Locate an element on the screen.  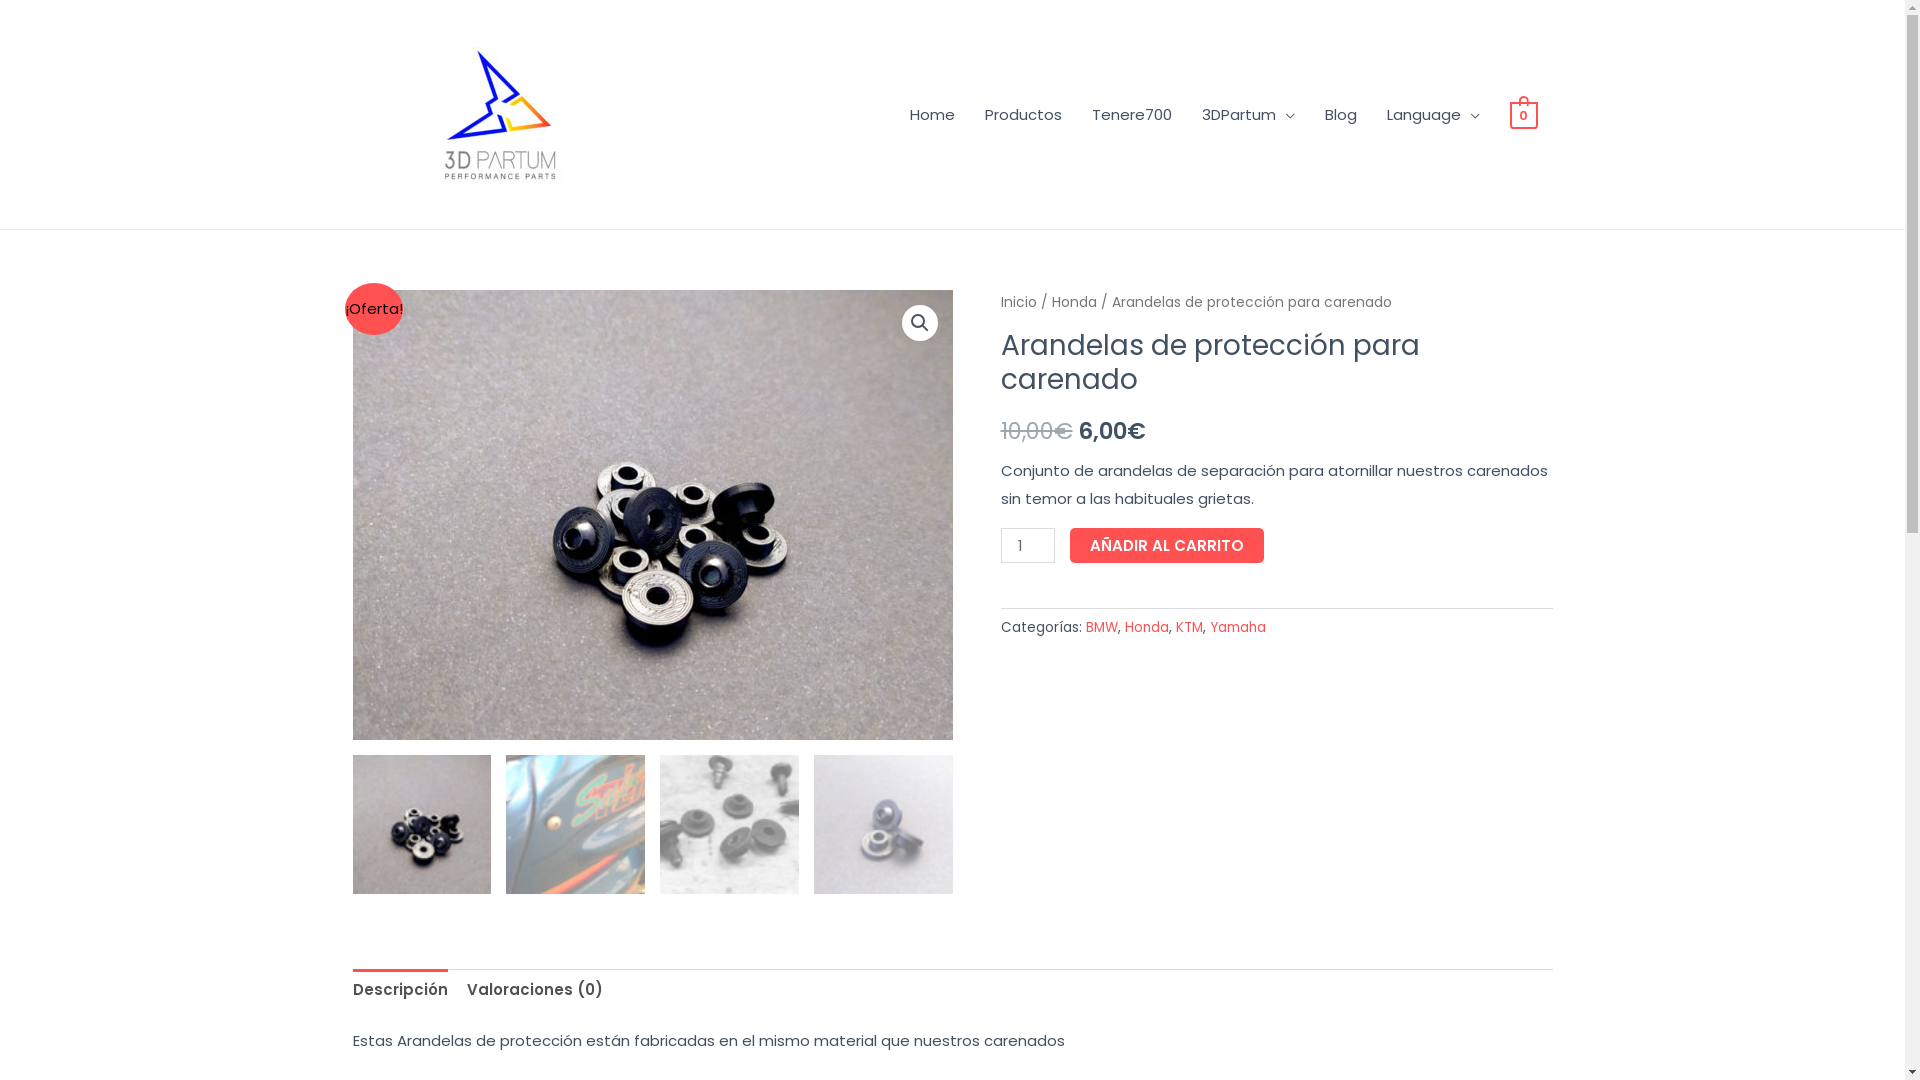
'3DPartum' is located at coordinates (1247, 114).